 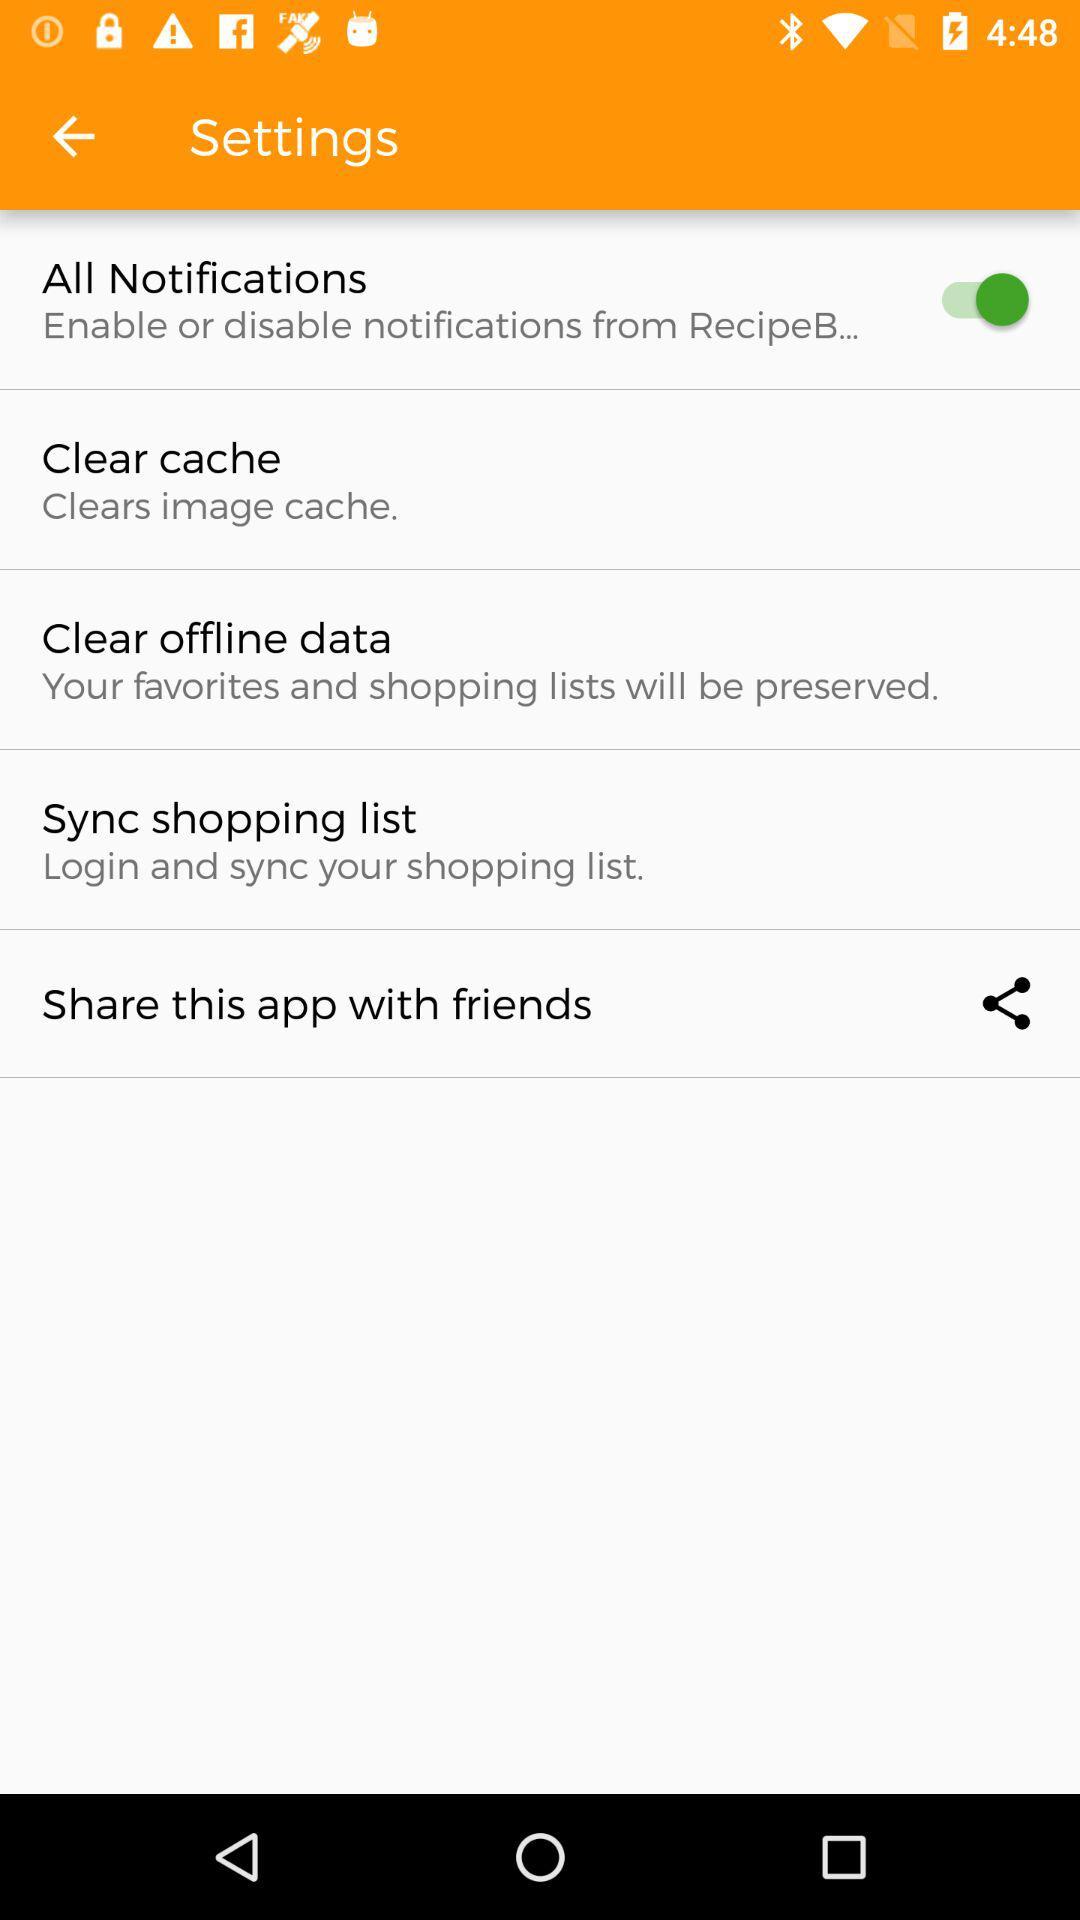 I want to click on button to receive all notifications, so click(x=974, y=298).